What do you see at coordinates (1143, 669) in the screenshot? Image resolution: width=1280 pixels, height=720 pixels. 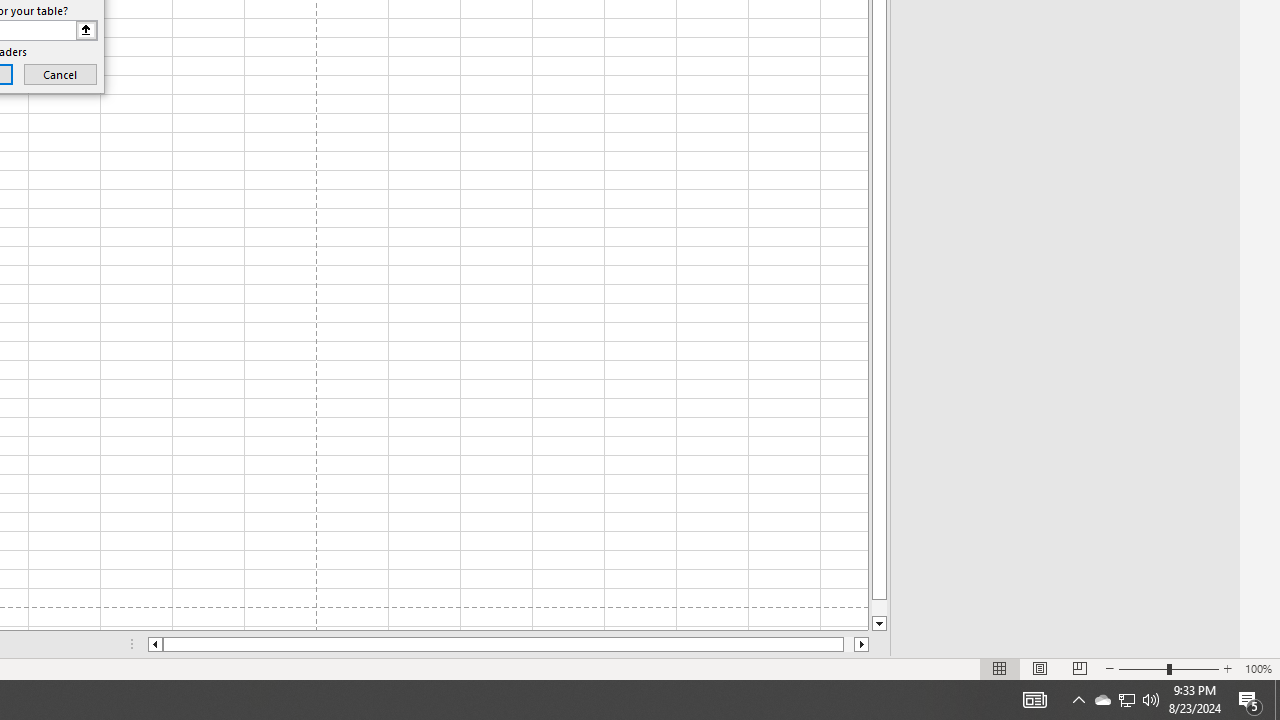 I see `'Zoom Out'` at bounding box center [1143, 669].